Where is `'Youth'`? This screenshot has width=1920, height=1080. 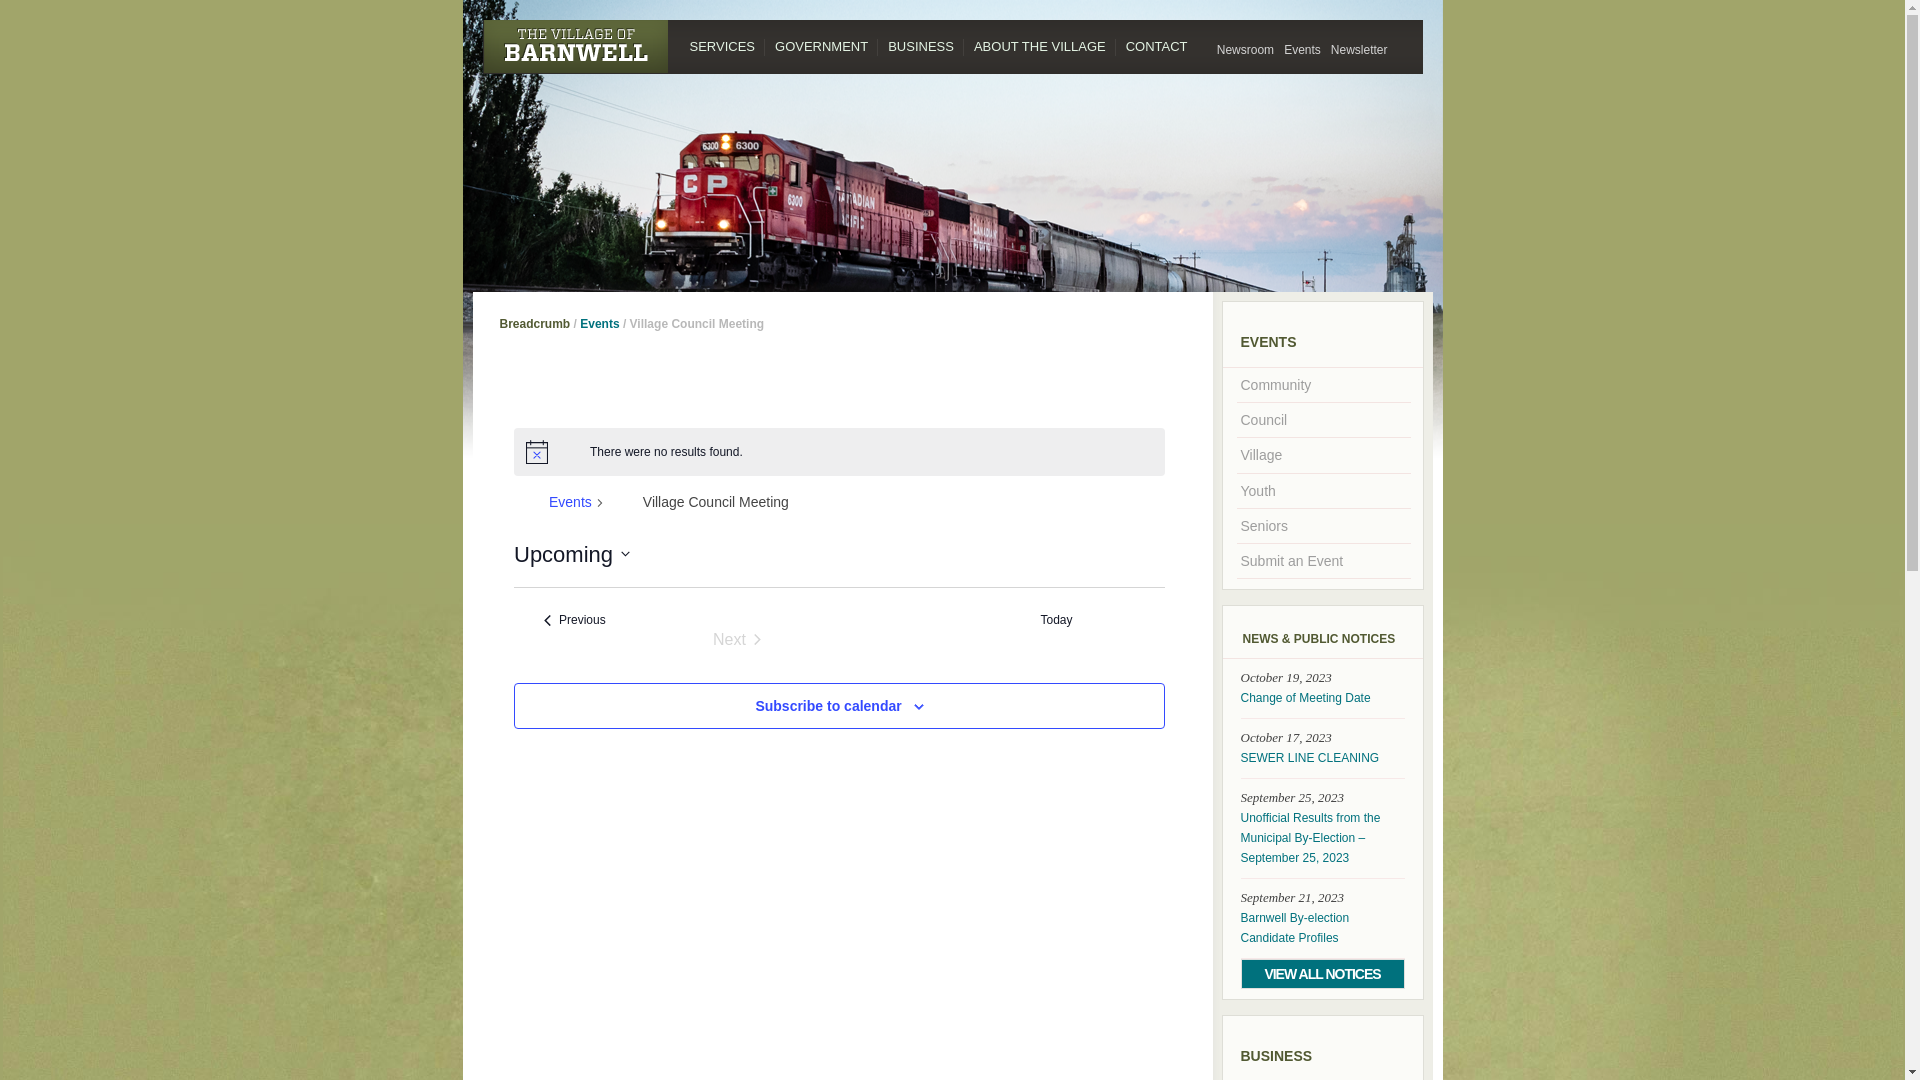 'Youth' is located at coordinates (1321, 490).